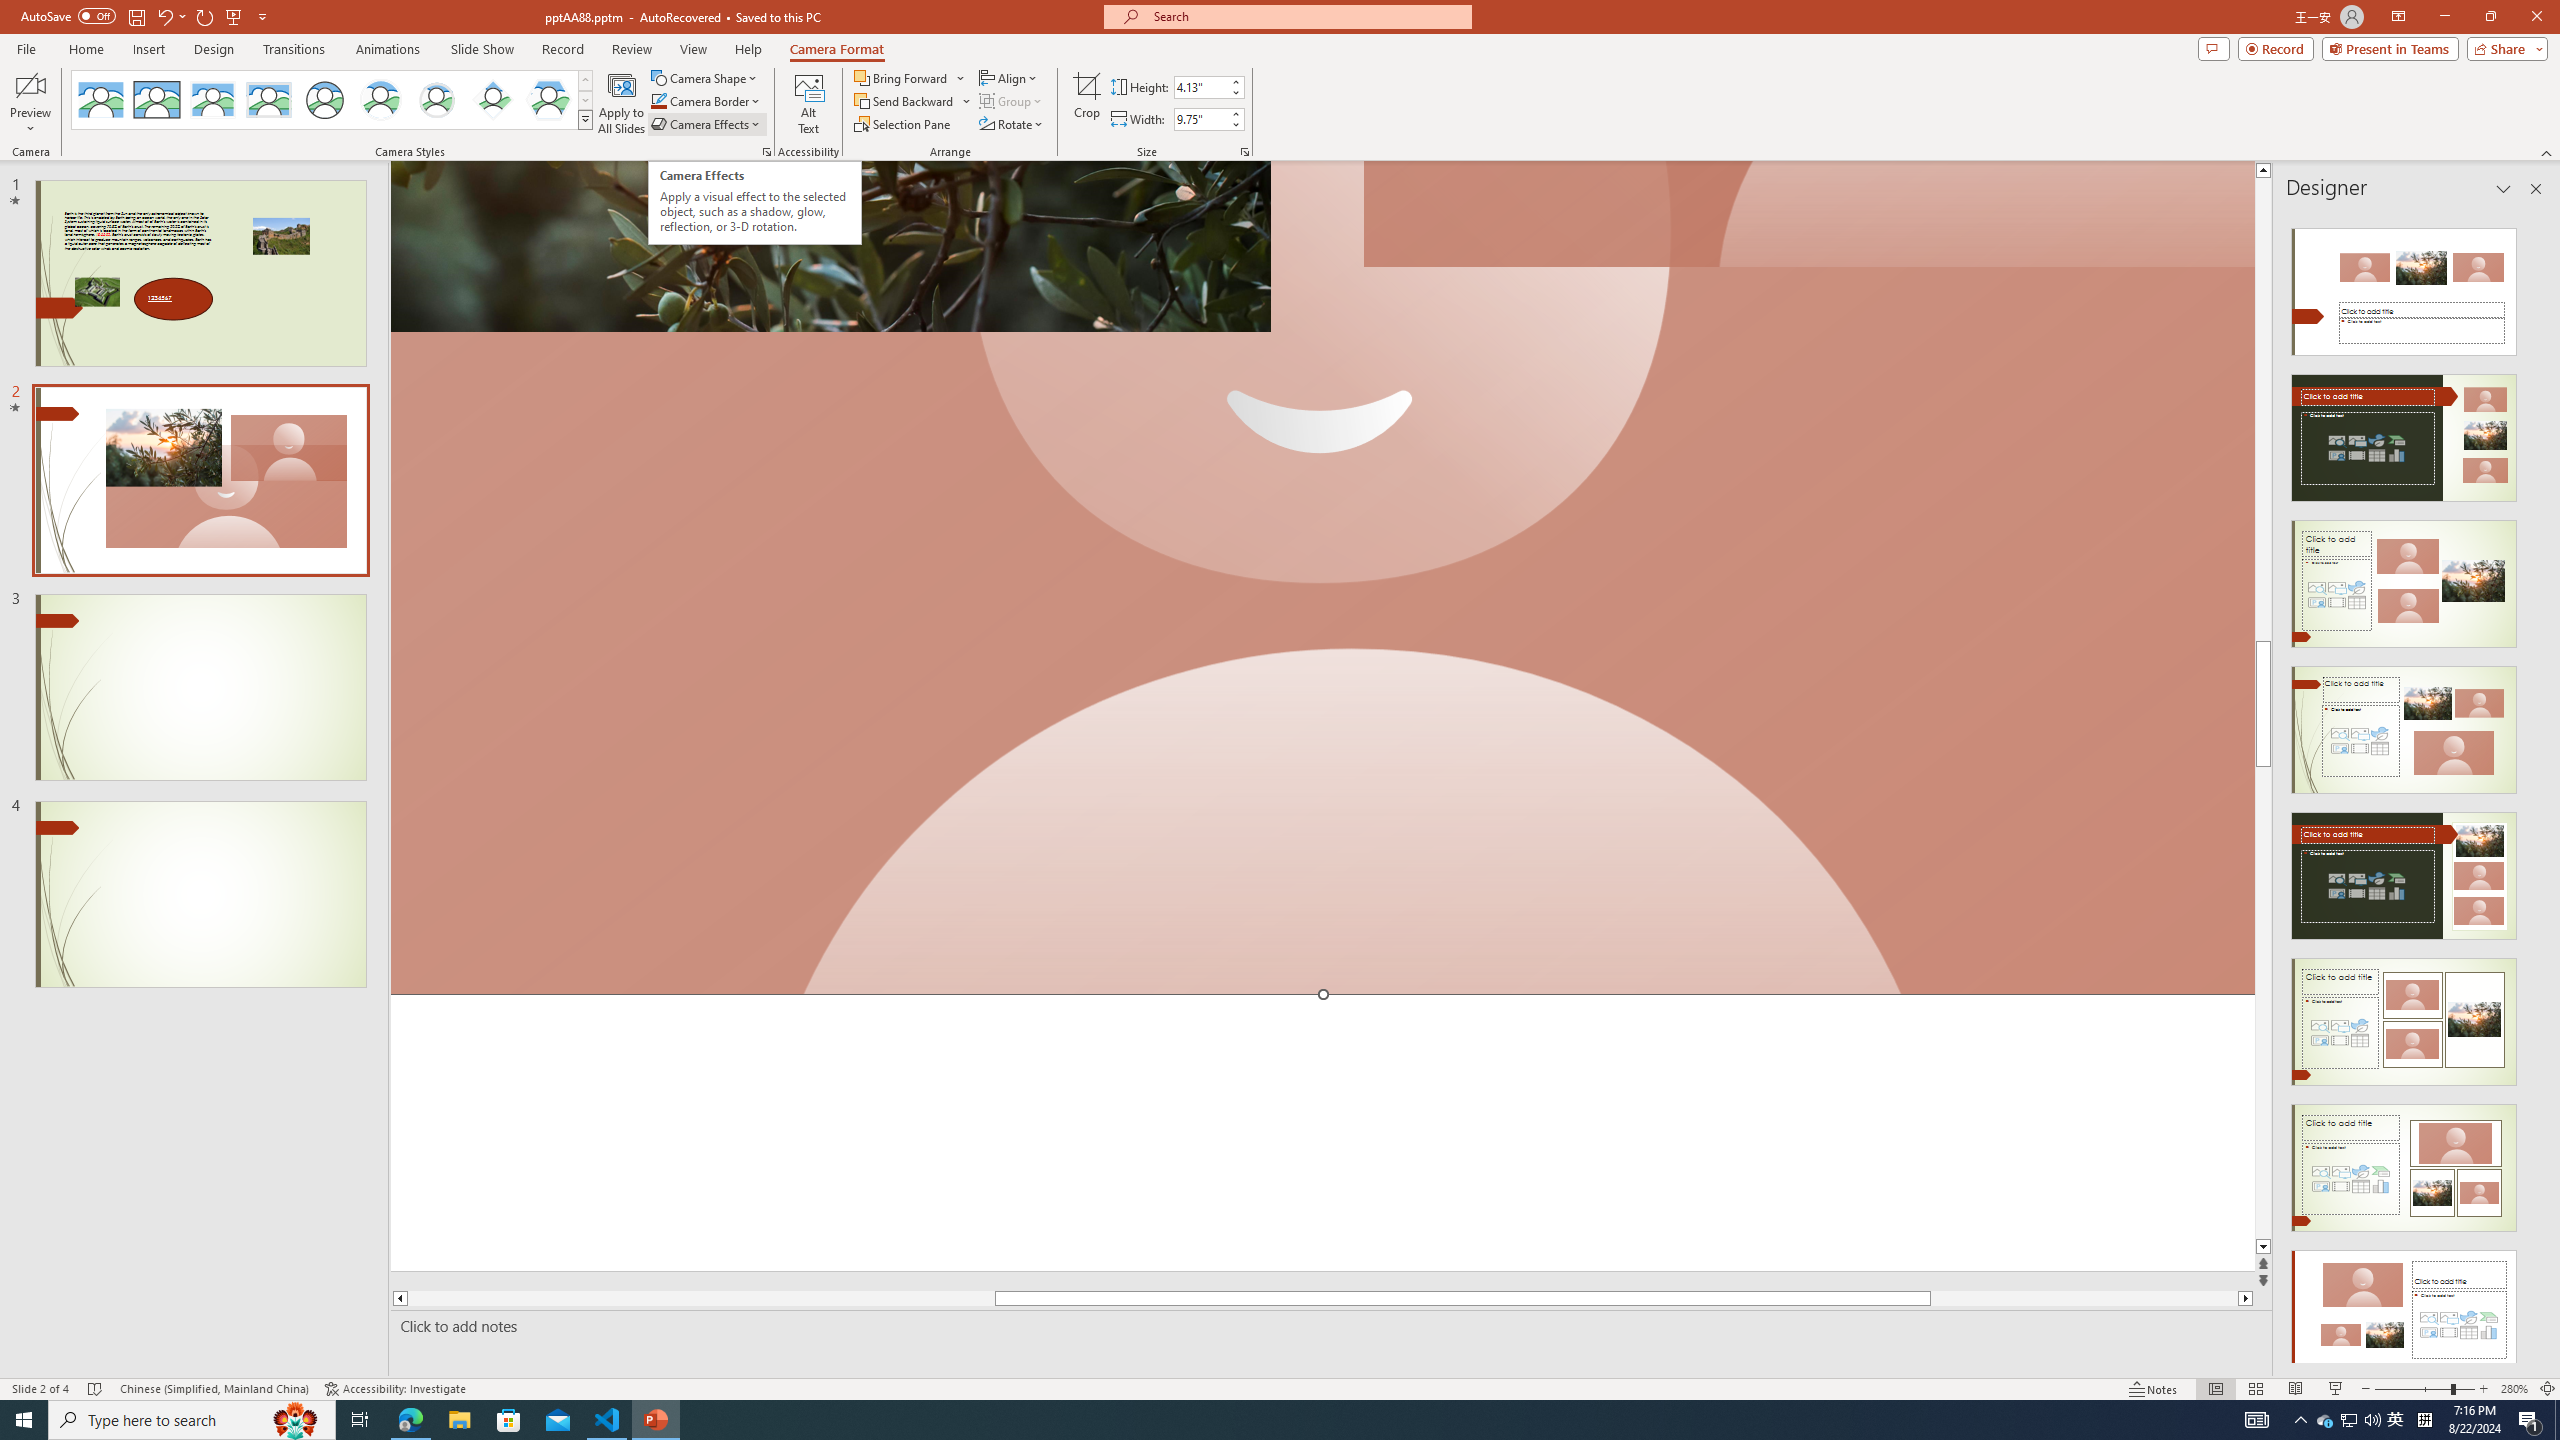 The image size is (2560, 1440). What do you see at coordinates (2402, 284) in the screenshot?
I see `'Recommended Design: Design Idea'` at bounding box center [2402, 284].